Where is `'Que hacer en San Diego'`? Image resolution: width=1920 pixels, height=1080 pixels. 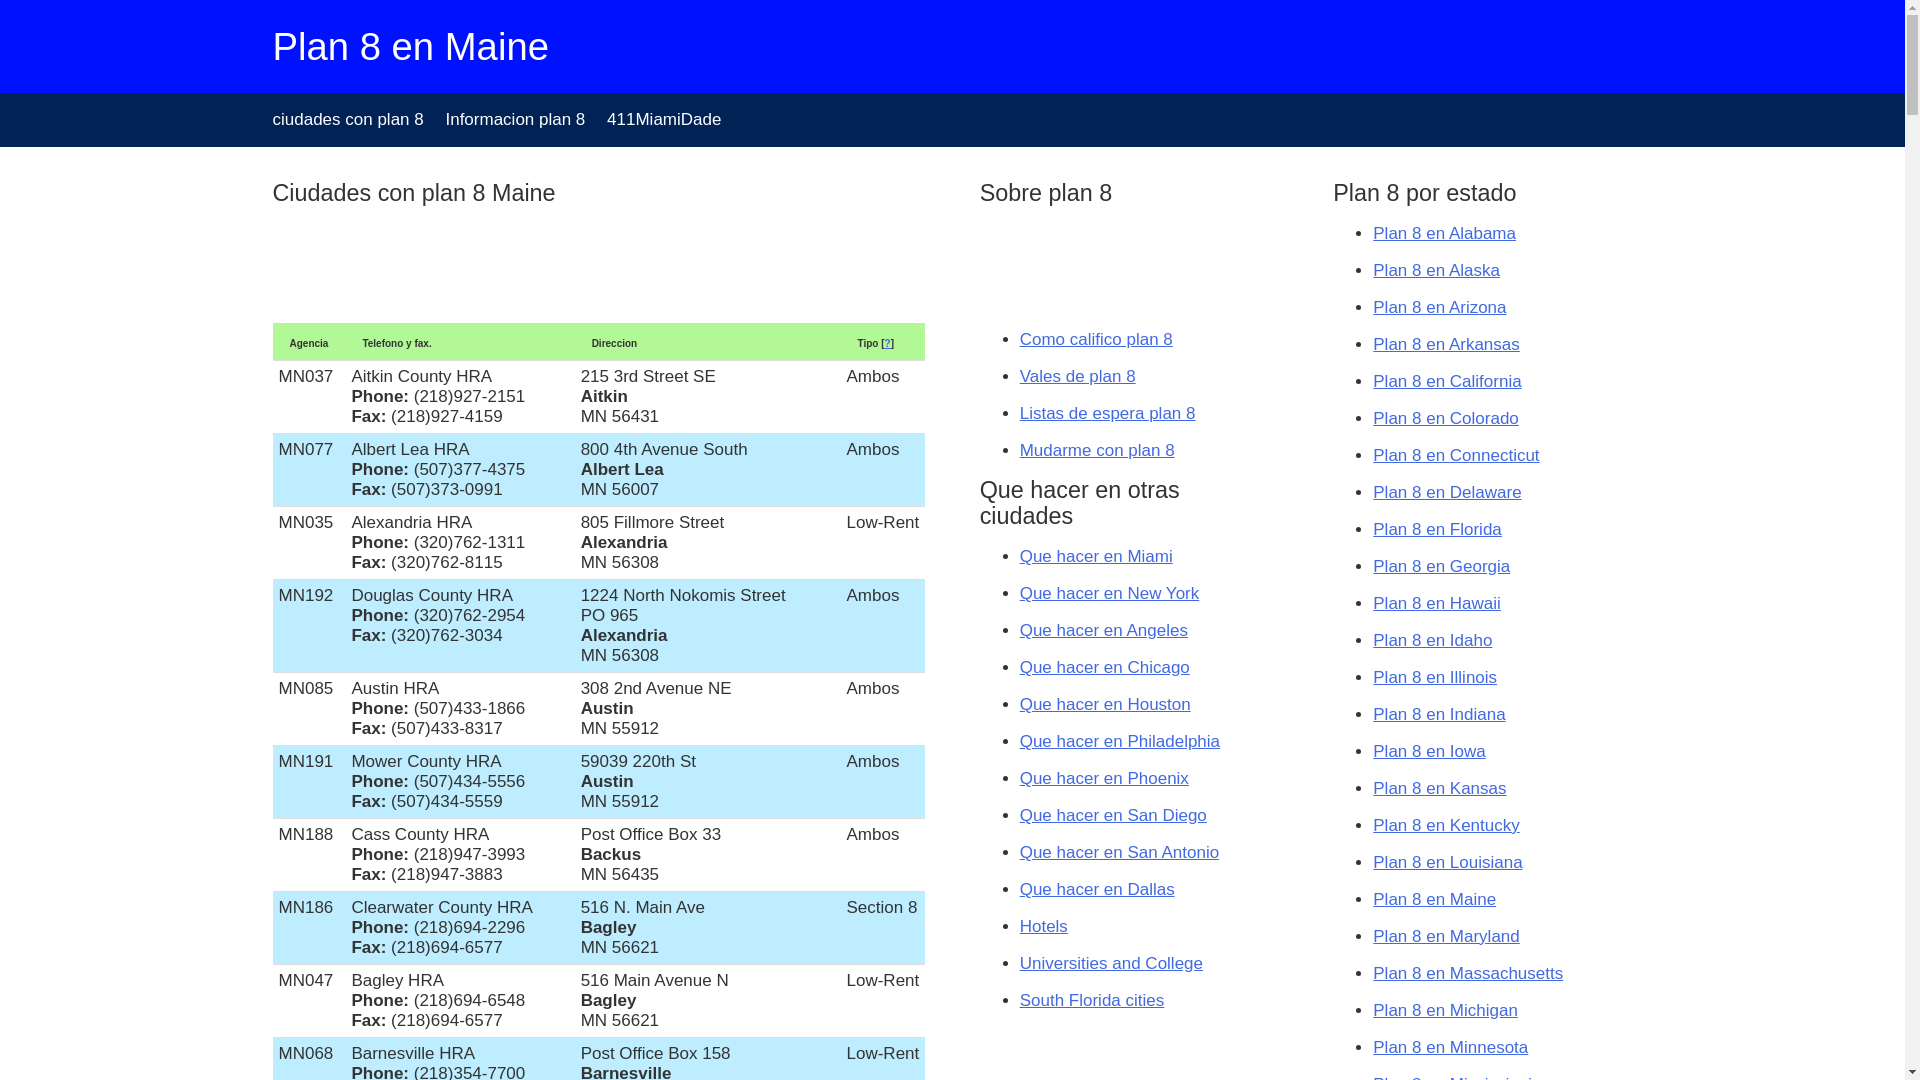
'Que hacer en San Diego' is located at coordinates (1112, 815).